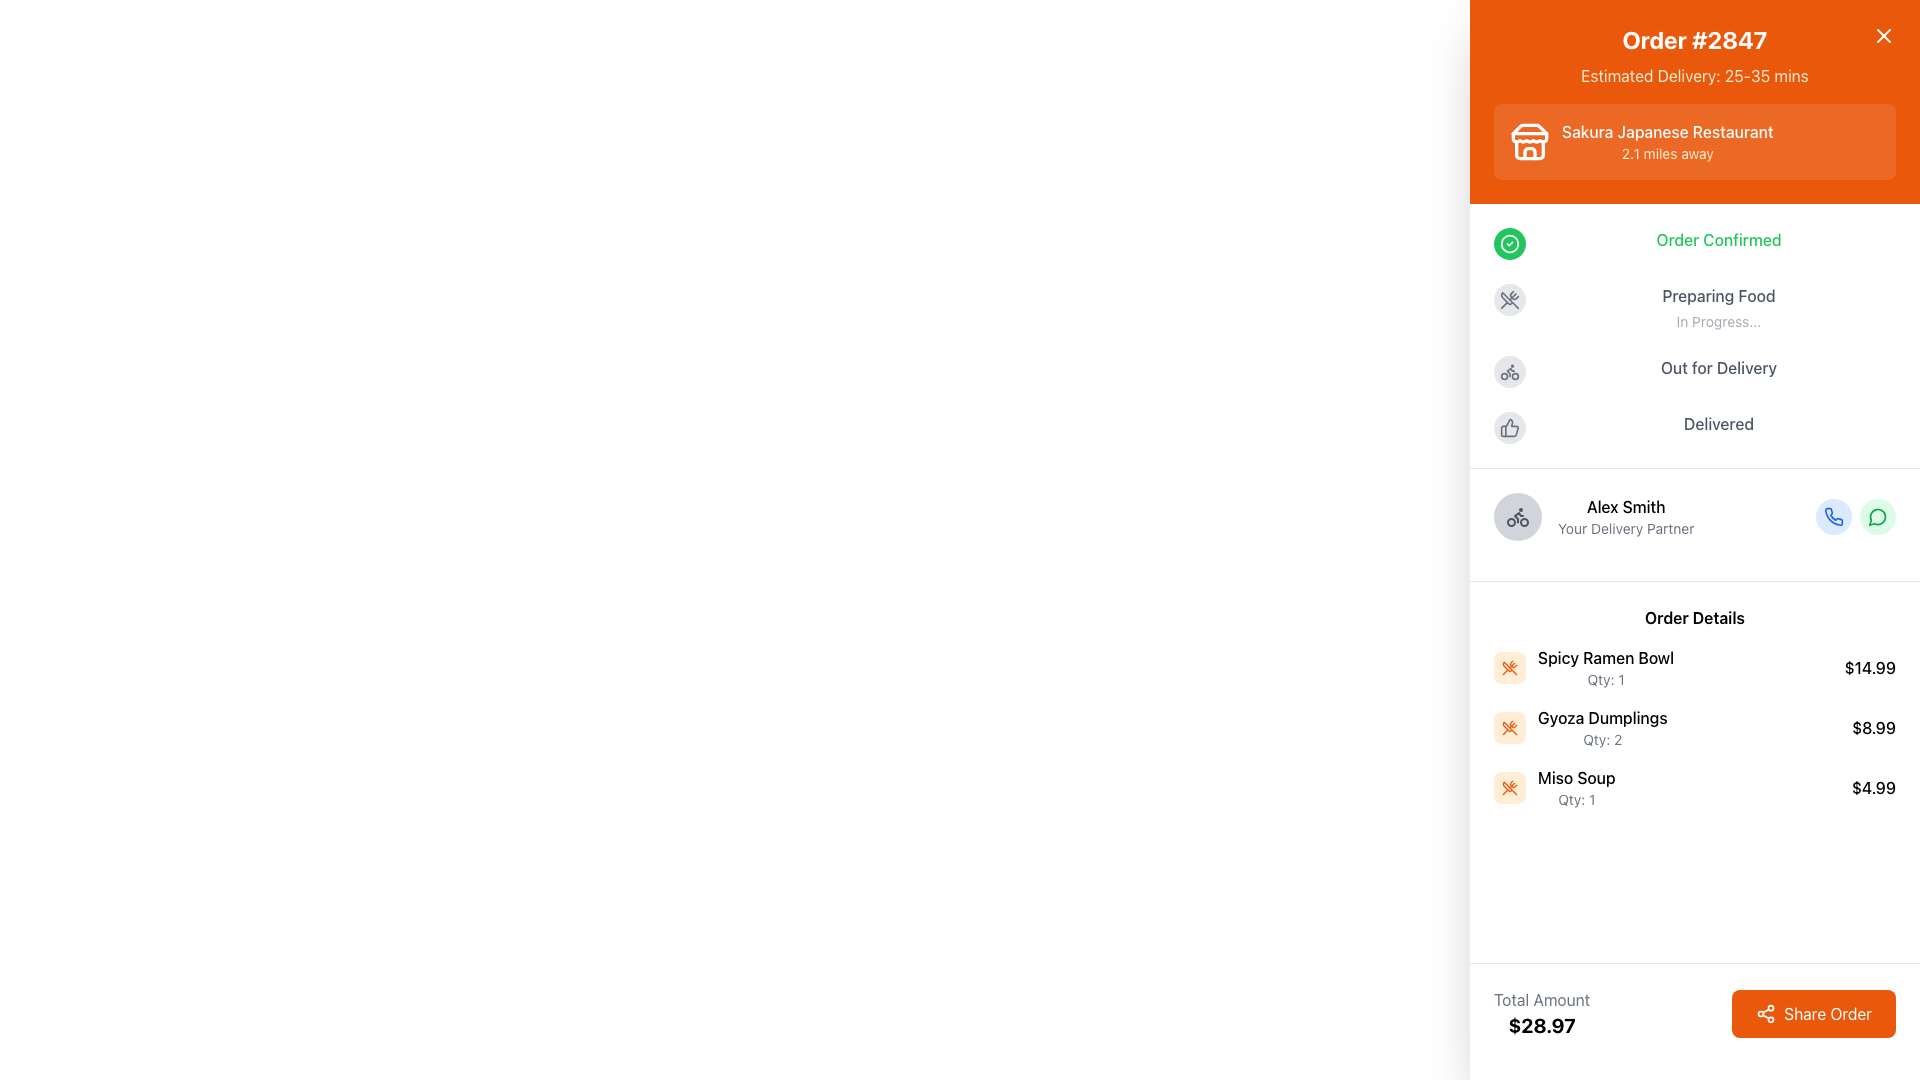  I want to click on the Informational Text Display that shows the total monetary amount for an order, located in the lower-left section of the interface, so click(1541, 1014).